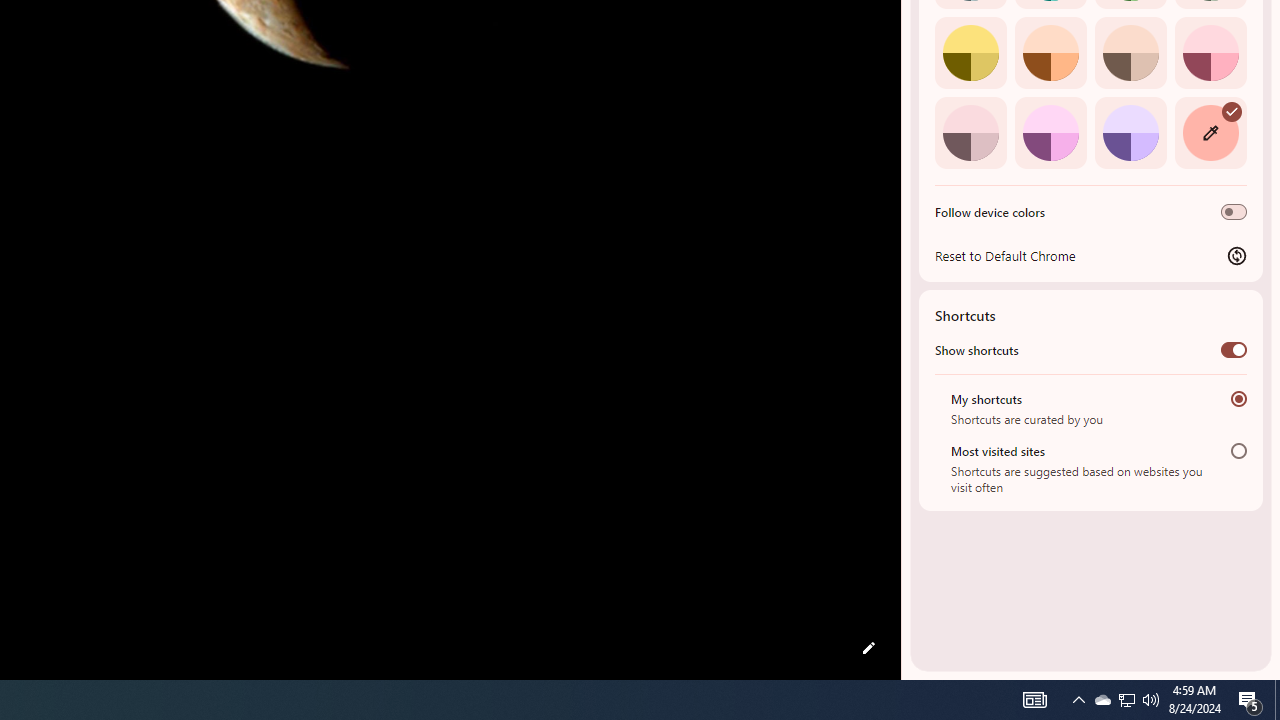  What do you see at coordinates (1209, 132) in the screenshot?
I see `'Custom color'` at bounding box center [1209, 132].